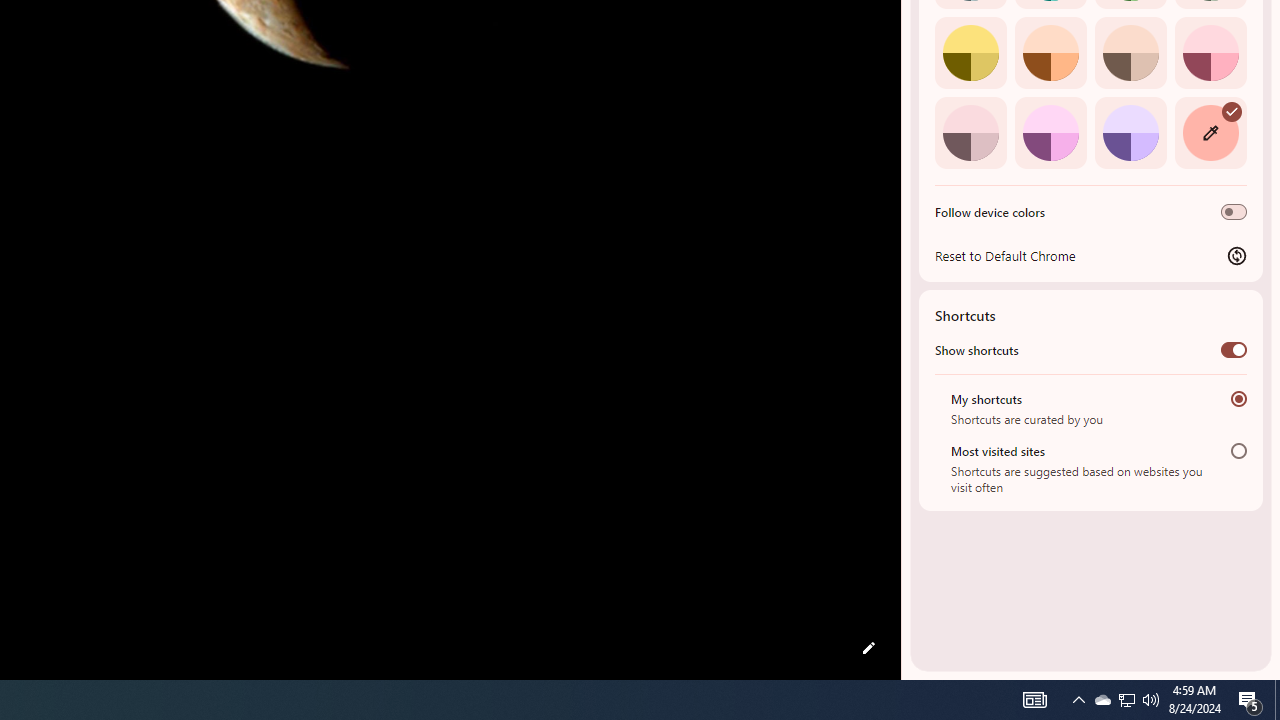  What do you see at coordinates (1209, 132) in the screenshot?
I see `'Custom color'` at bounding box center [1209, 132].